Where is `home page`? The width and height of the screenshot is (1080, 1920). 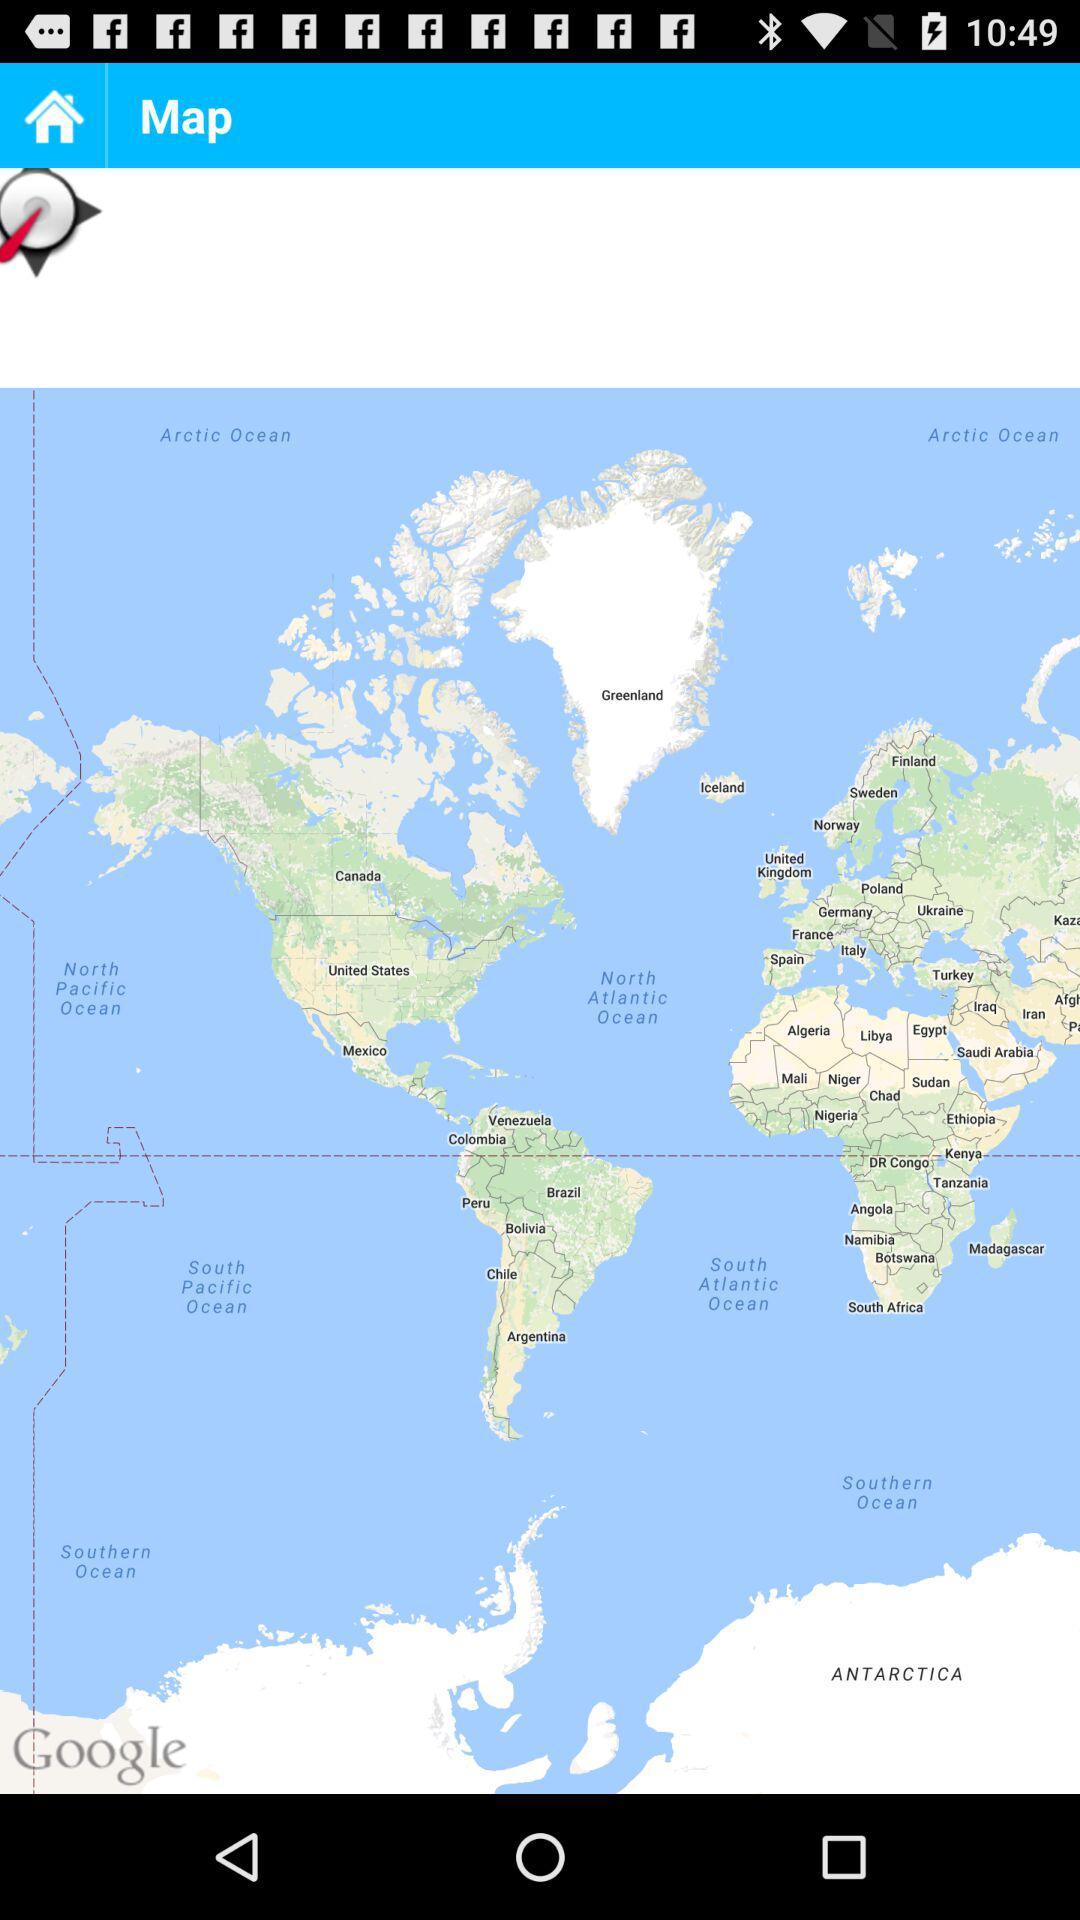 home page is located at coordinates (51, 114).